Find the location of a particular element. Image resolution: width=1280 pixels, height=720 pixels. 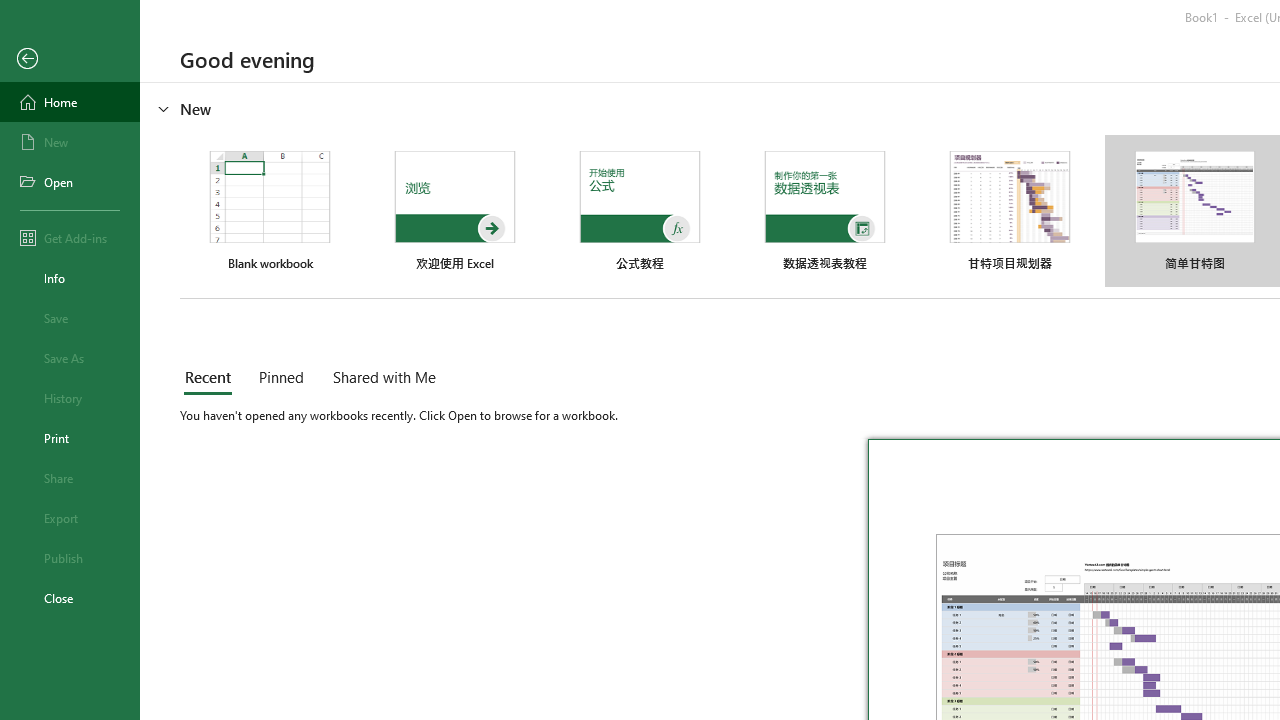

'Shared with Me' is located at coordinates (380, 379).